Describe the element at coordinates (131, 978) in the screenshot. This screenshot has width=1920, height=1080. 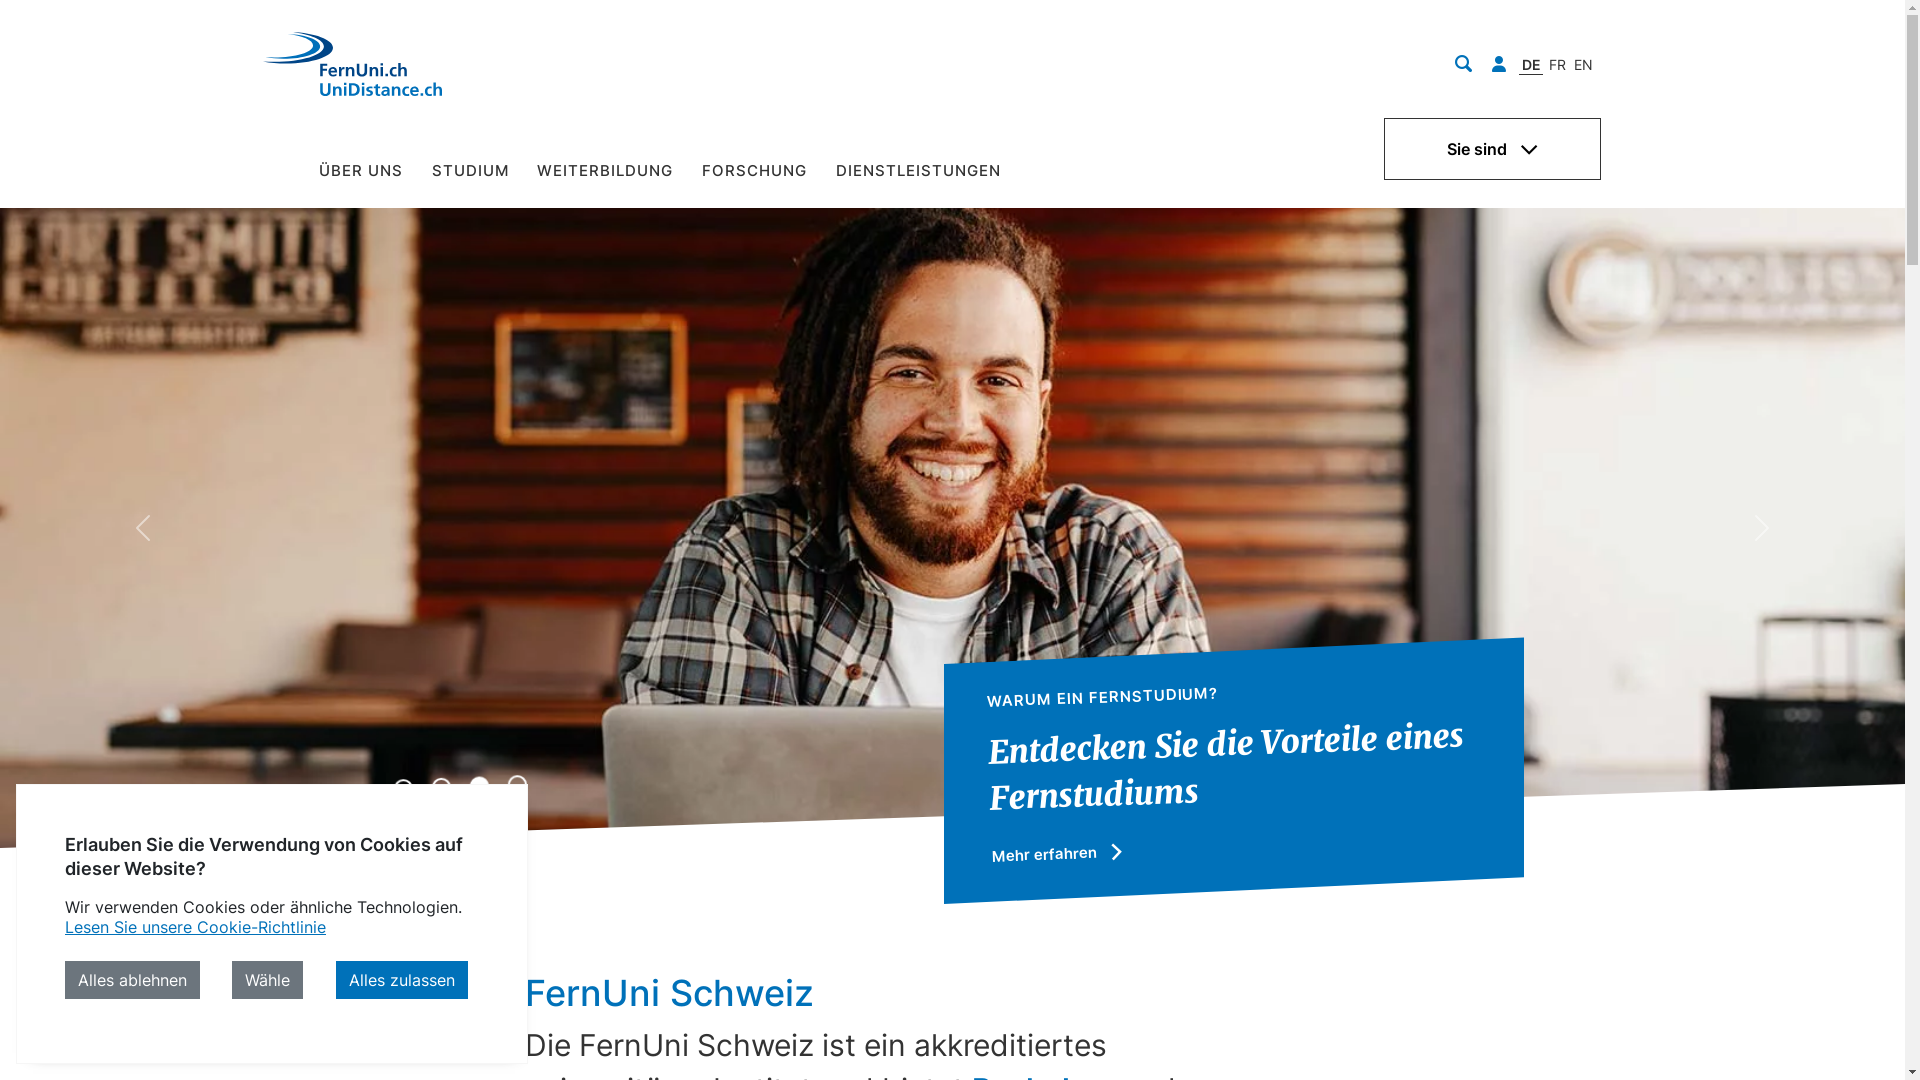
I see `'Alles ablehnen'` at that location.